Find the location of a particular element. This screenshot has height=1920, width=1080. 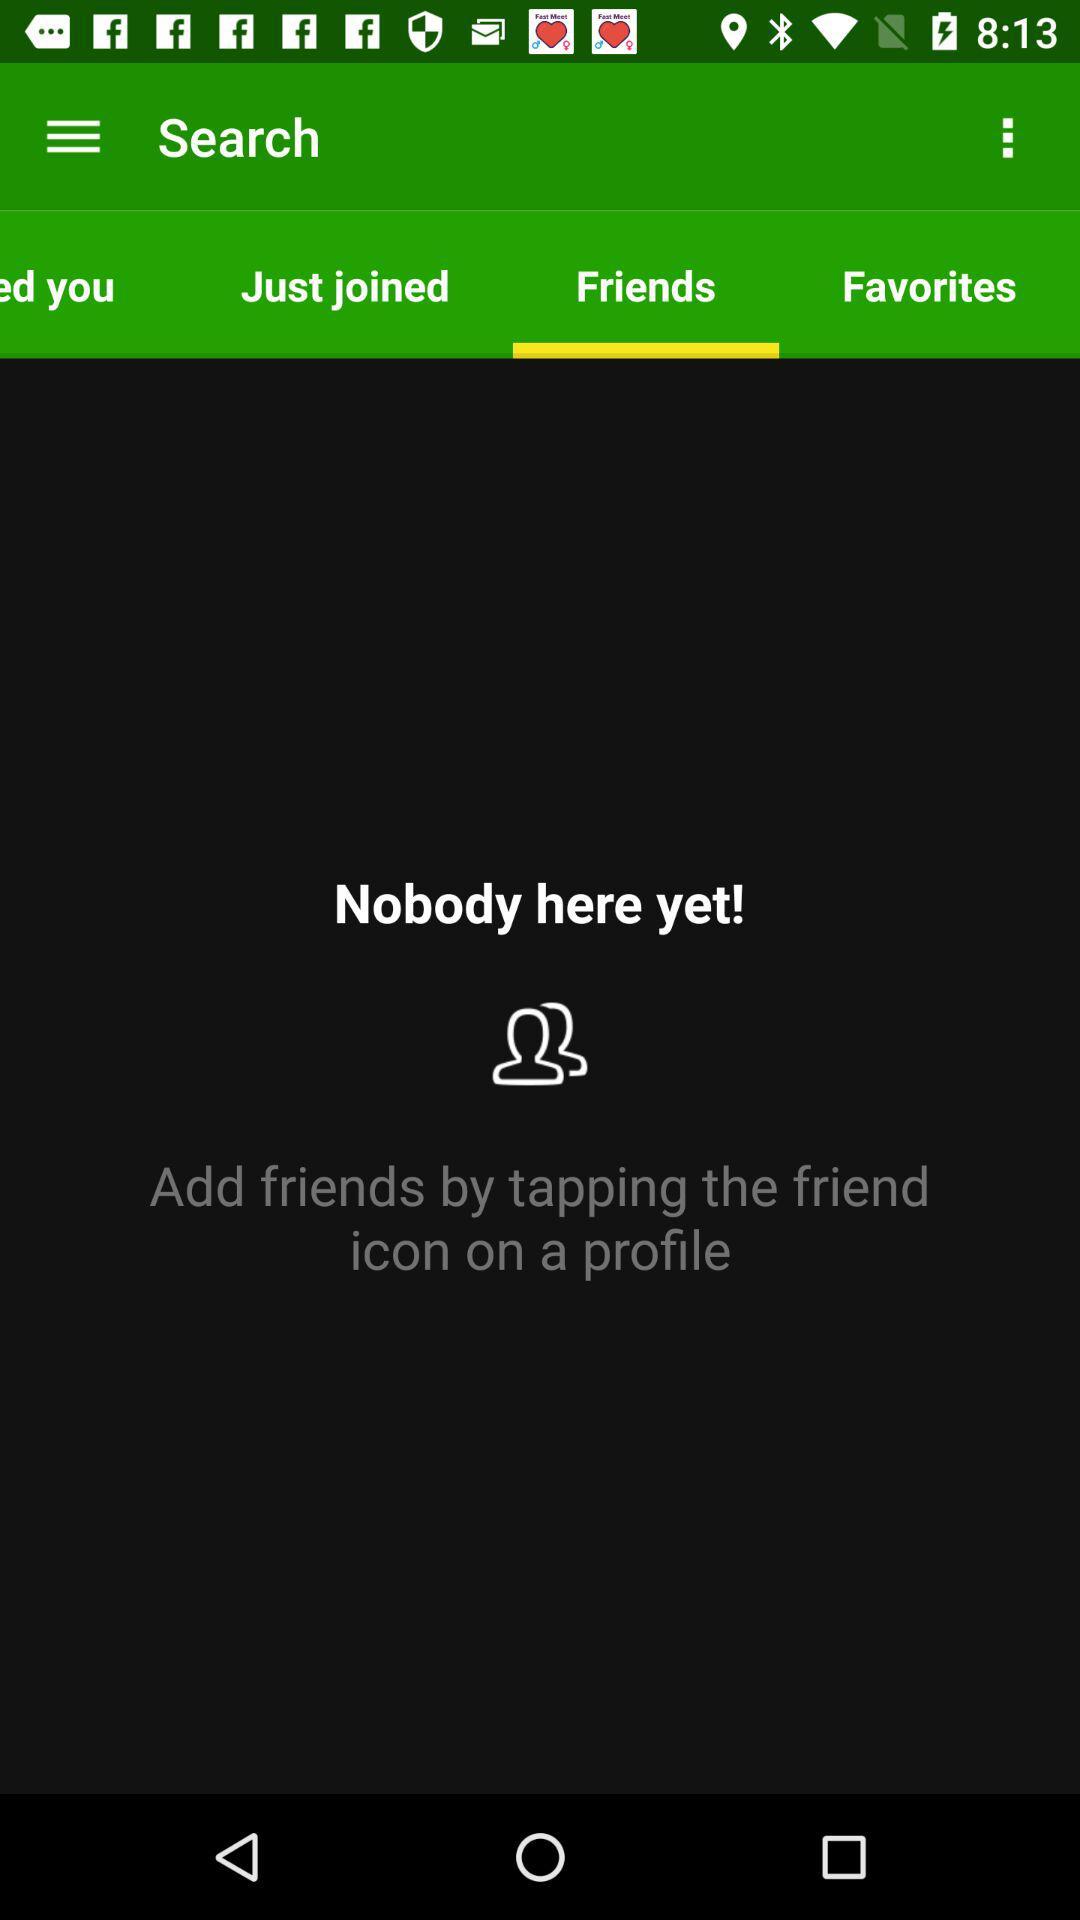

the item to the right of friends item is located at coordinates (929, 283).